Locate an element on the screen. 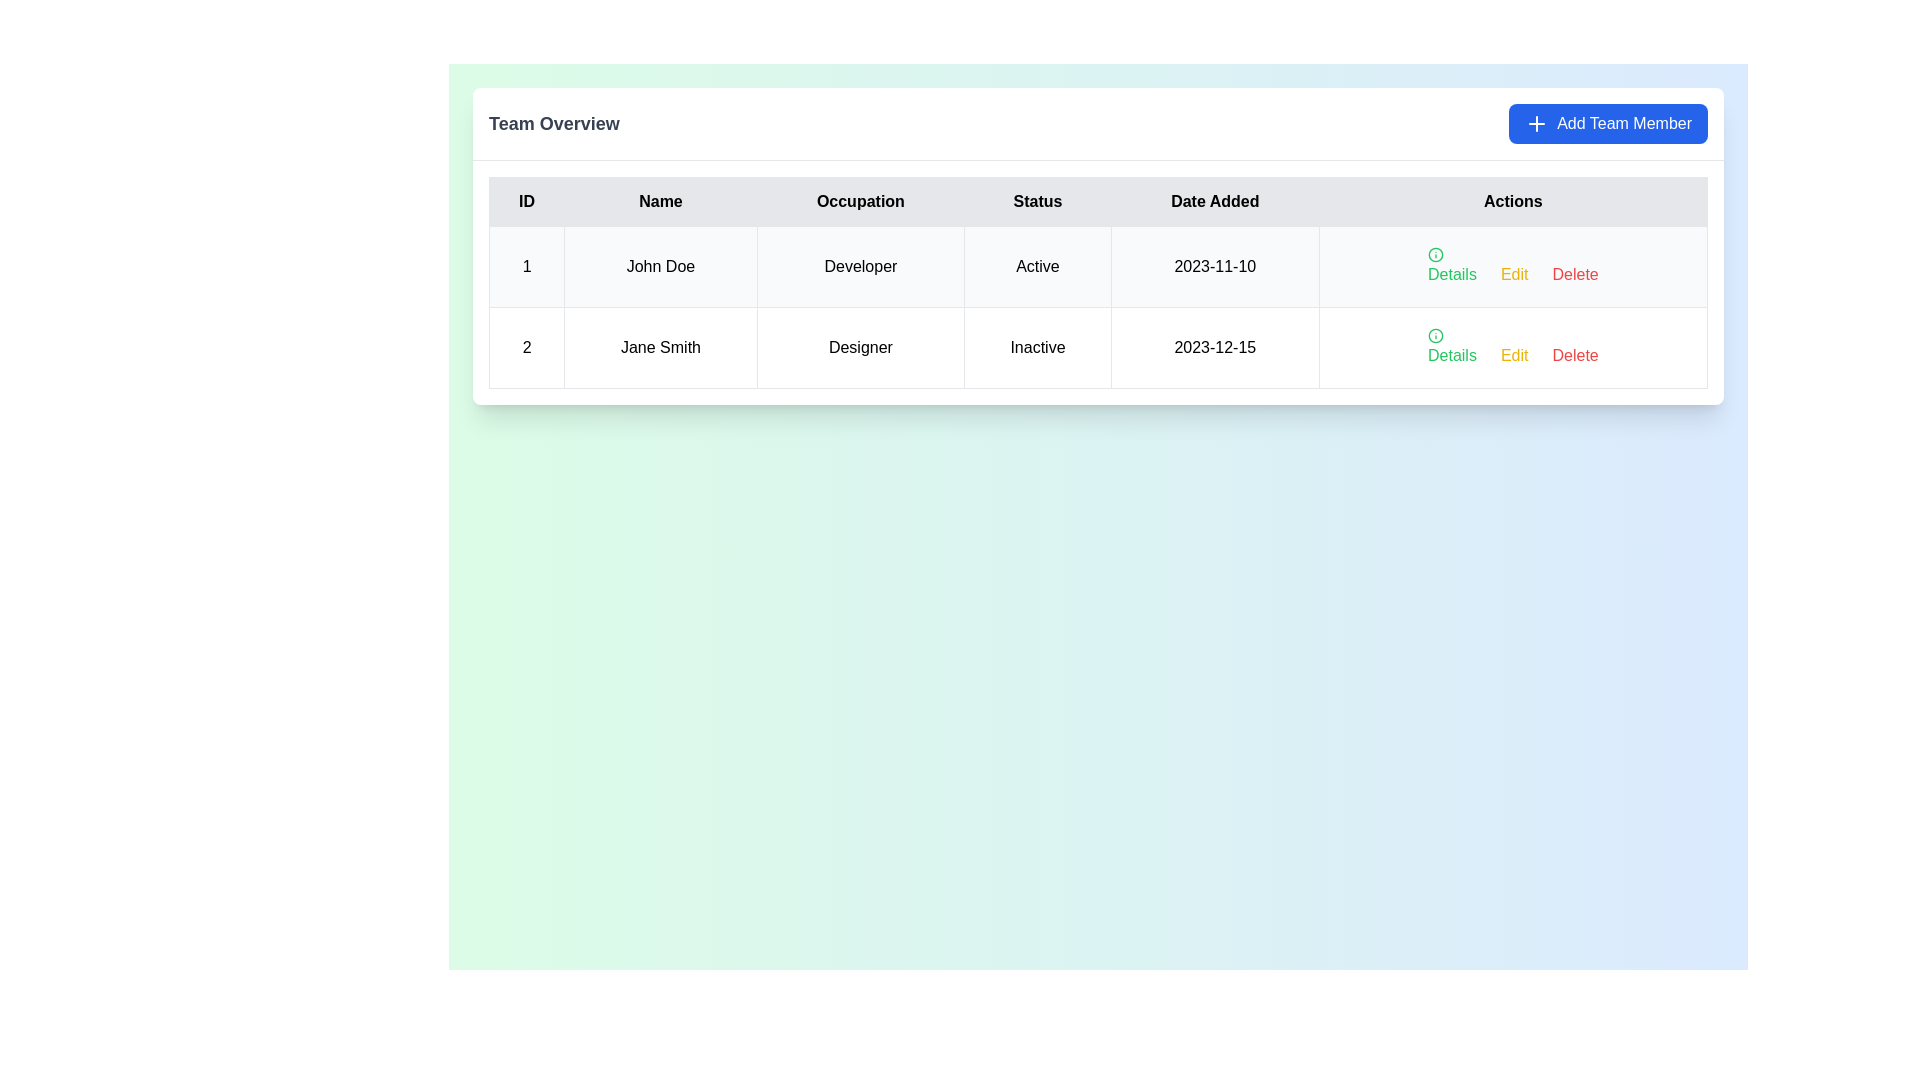 The height and width of the screenshot is (1080, 1920). the text-based table cell that identifies the row for 'John Doe' in the first column of the first row of the table is located at coordinates (527, 265).